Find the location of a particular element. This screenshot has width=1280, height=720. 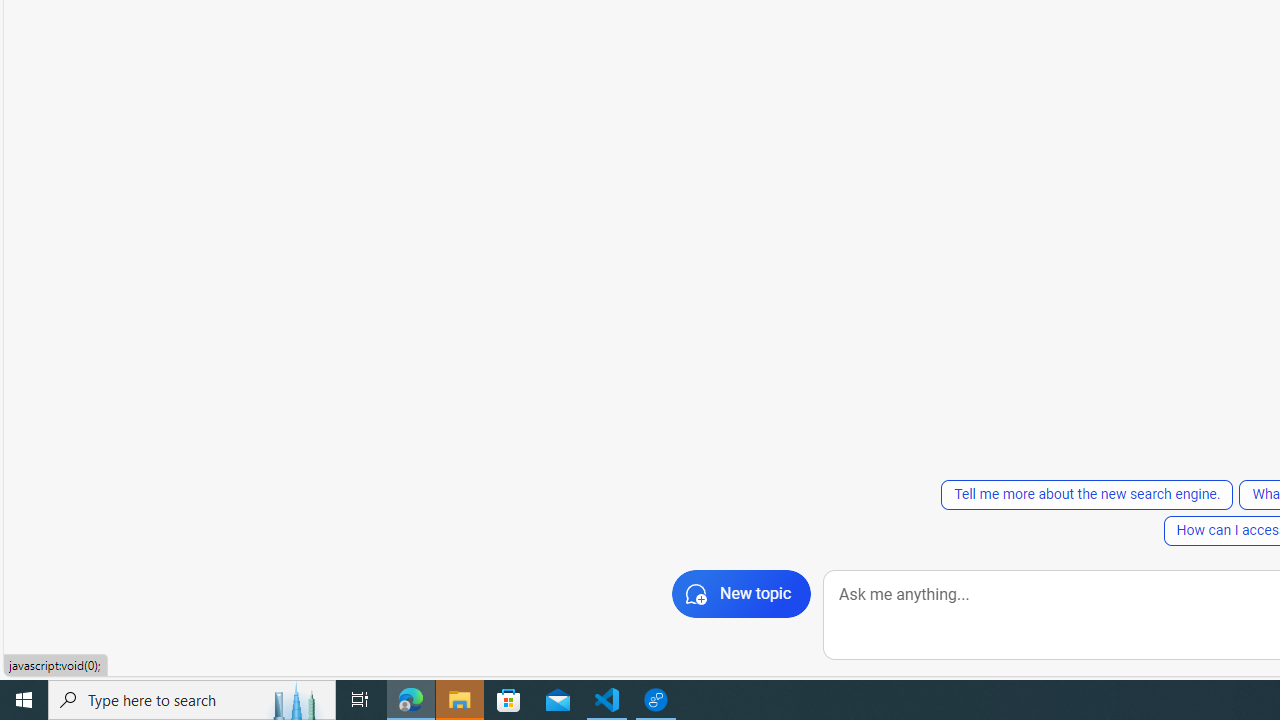

'Tell me more about the new search engine.' is located at coordinates (1086, 495).